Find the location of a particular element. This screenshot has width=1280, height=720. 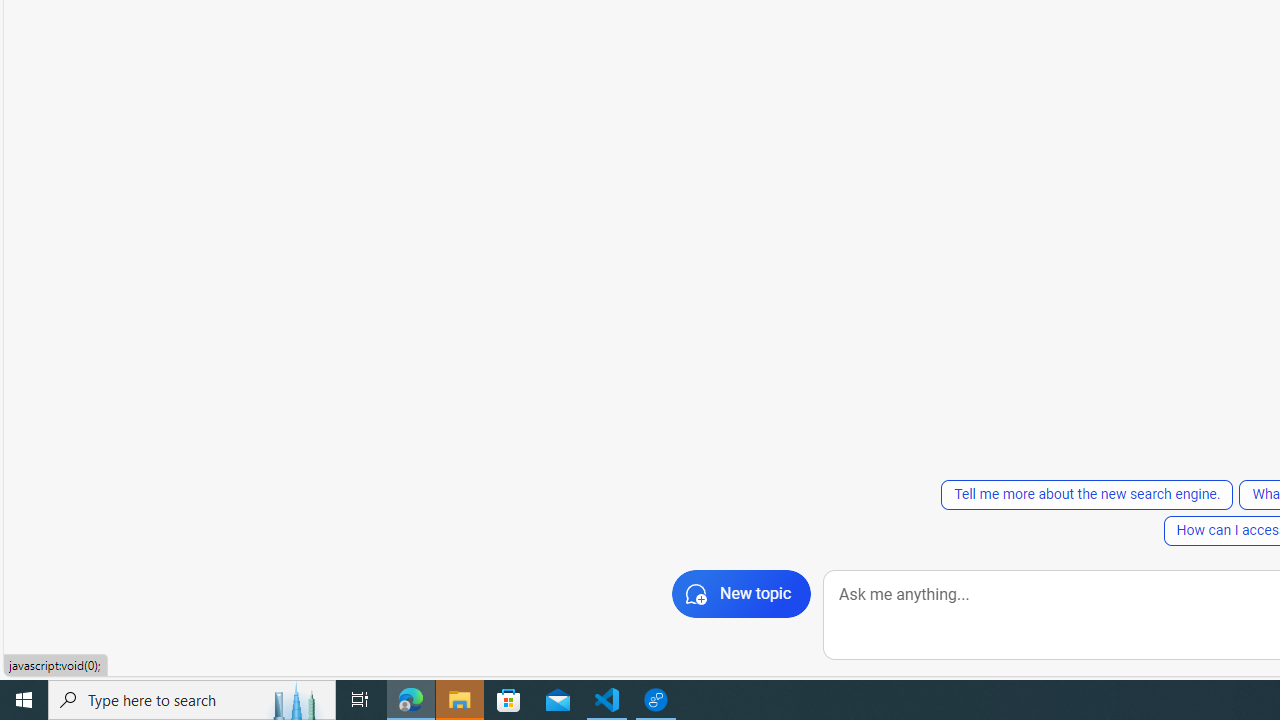

'Tell me more about the new search engine.' is located at coordinates (1086, 495).